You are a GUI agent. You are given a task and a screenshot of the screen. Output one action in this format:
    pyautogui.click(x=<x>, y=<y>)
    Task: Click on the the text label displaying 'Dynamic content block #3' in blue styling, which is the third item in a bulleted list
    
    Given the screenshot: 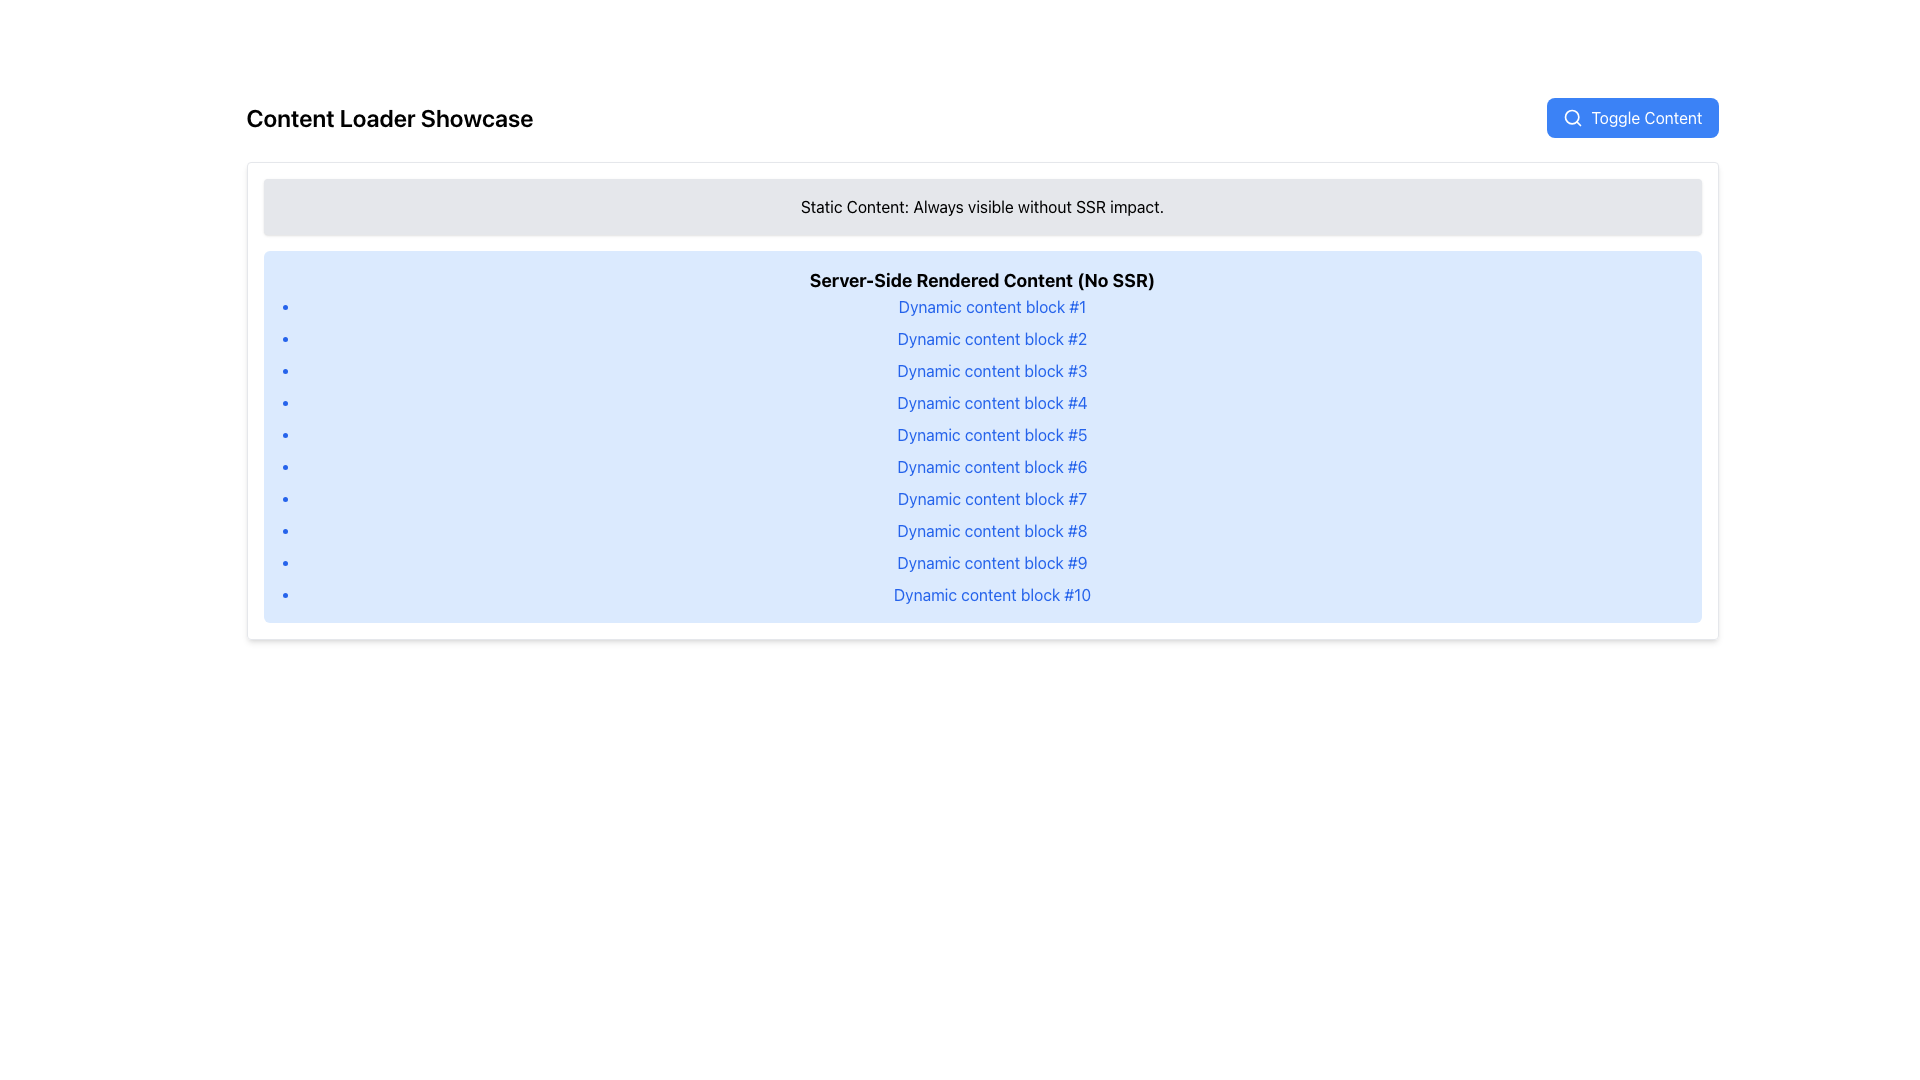 What is the action you would take?
    pyautogui.click(x=992, y=370)
    